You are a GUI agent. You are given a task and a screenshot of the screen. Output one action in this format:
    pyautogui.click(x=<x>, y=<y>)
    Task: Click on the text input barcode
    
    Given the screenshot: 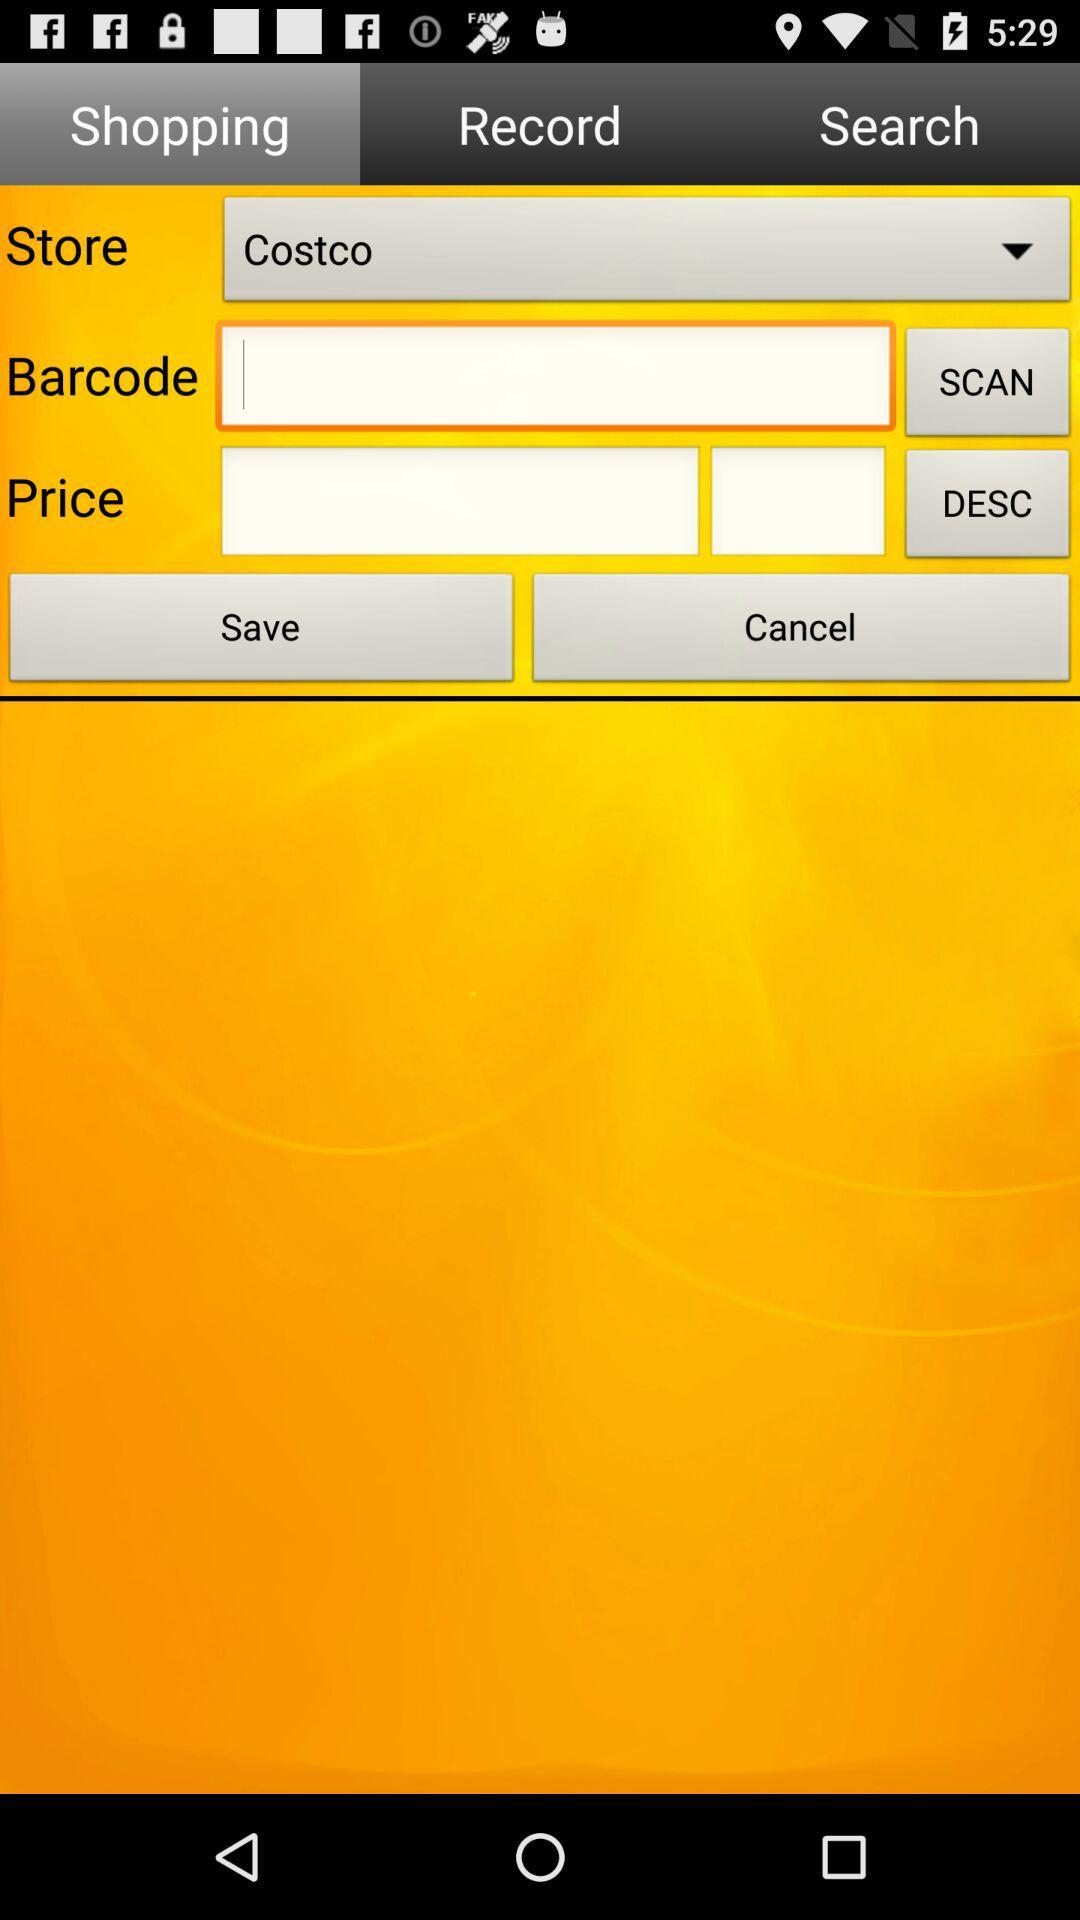 What is the action you would take?
    pyautogui.click(x=555, y=380)
    